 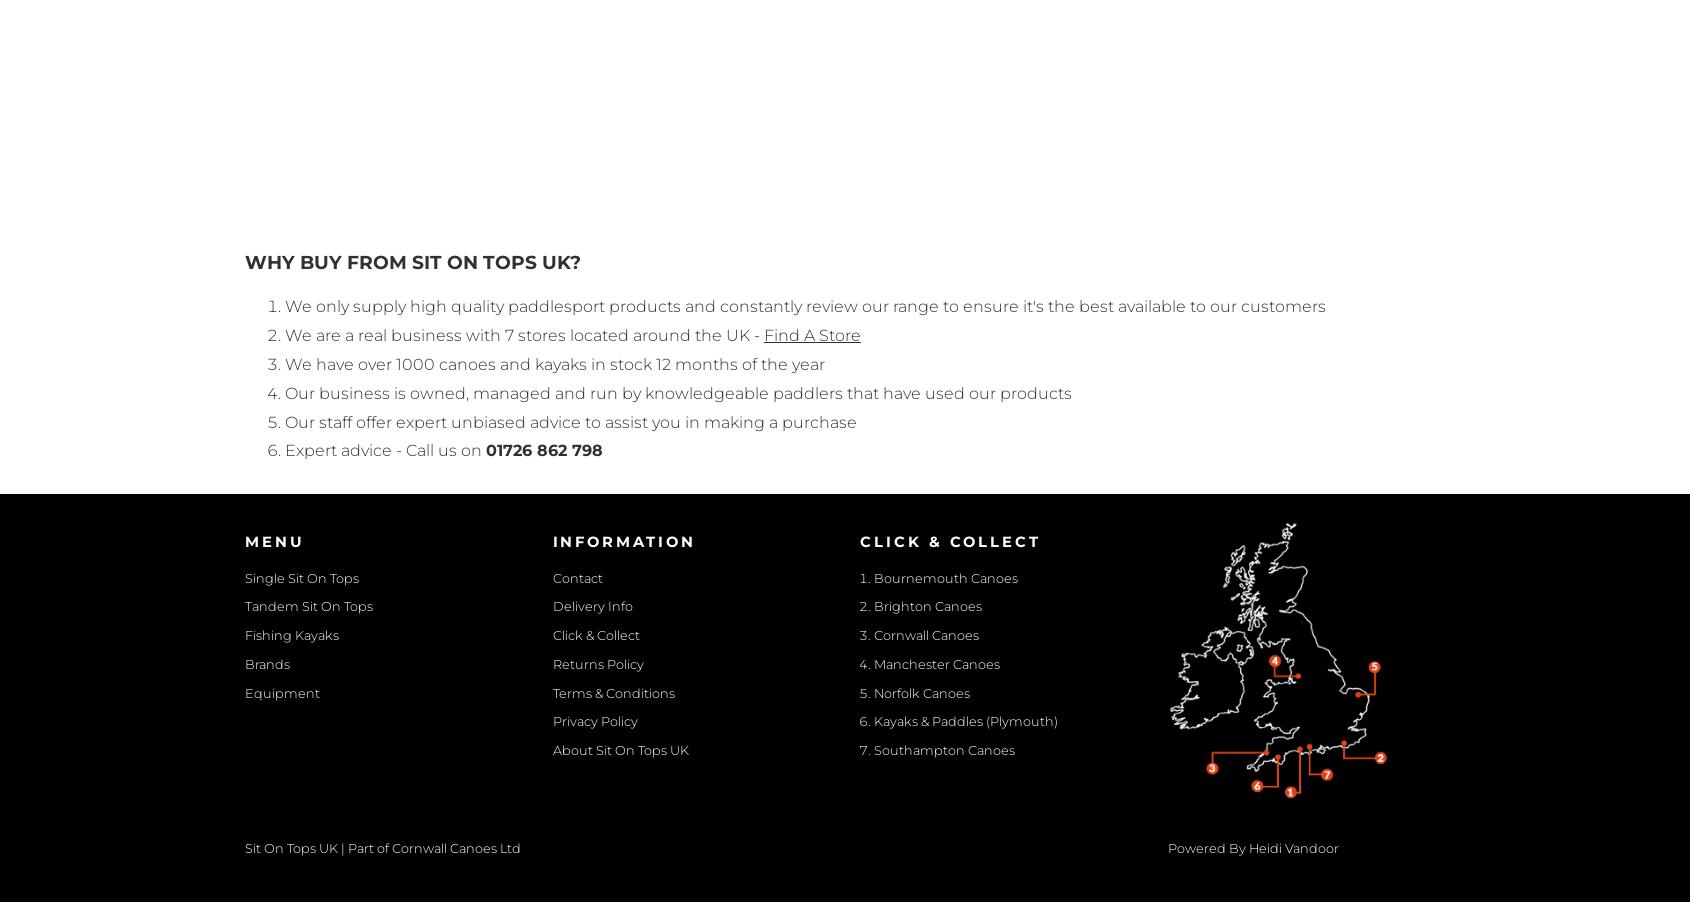 What do you see at coordinates (523, 334) in the screenshot?
I see `'We are a real business with 7 stores located around the UK -'` at bounding box center [523, 334].